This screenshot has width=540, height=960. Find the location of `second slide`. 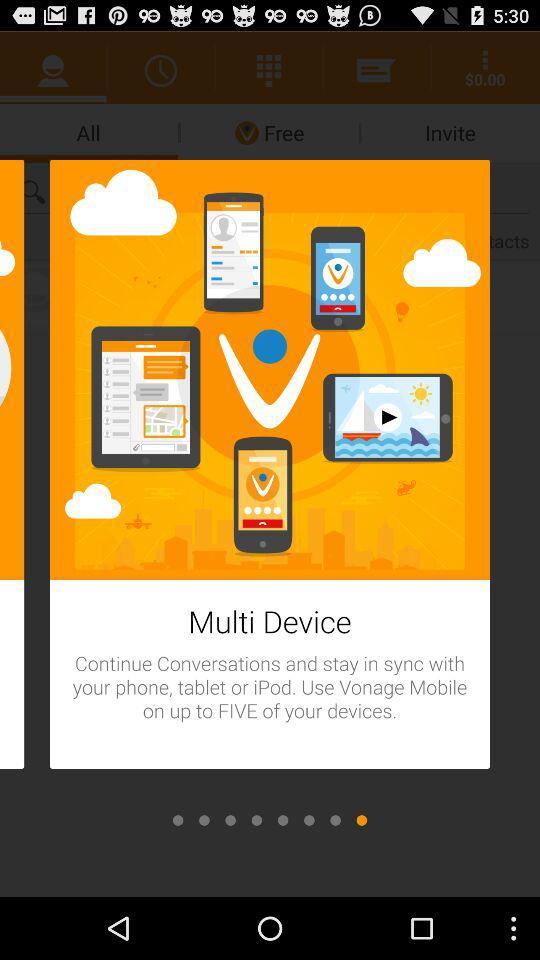

second slide is located at coordinates (203, 820).